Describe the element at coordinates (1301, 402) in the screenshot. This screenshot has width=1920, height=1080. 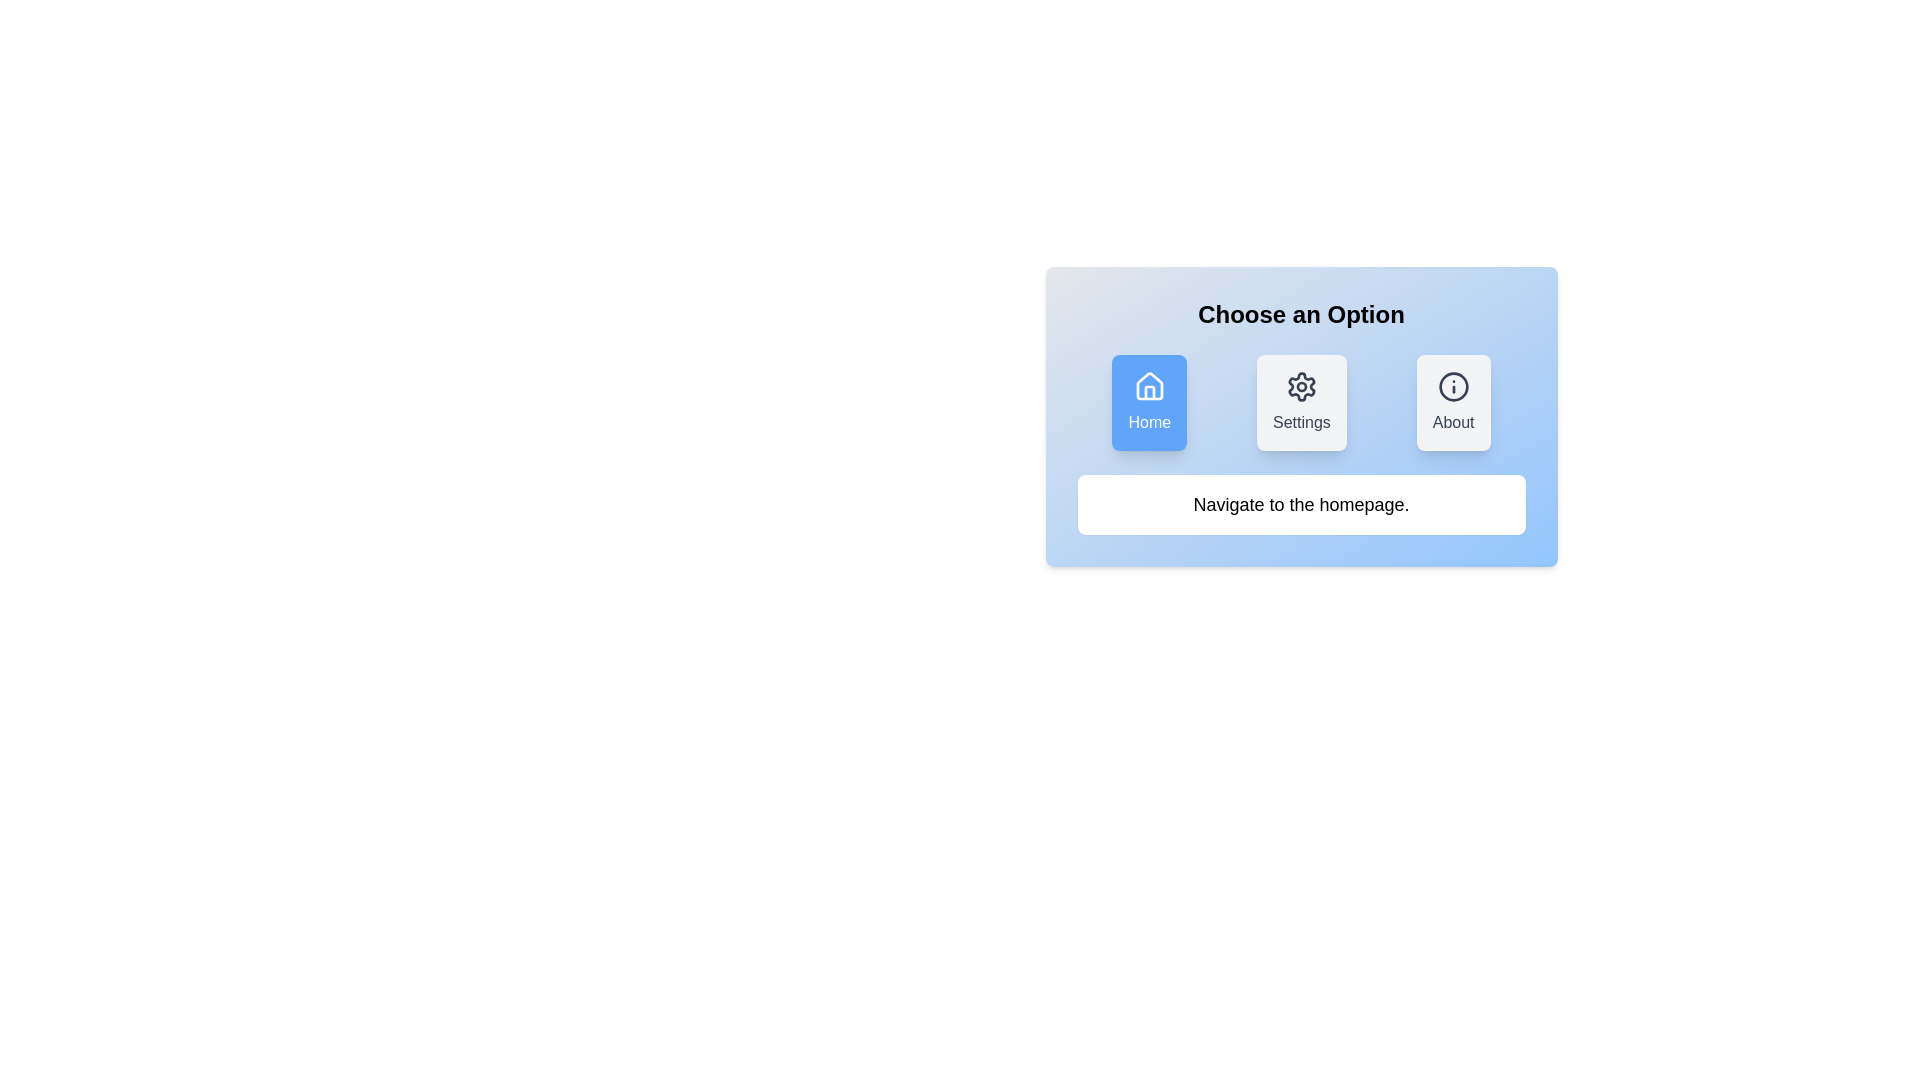
I see `the Settings button to select it` at that location.